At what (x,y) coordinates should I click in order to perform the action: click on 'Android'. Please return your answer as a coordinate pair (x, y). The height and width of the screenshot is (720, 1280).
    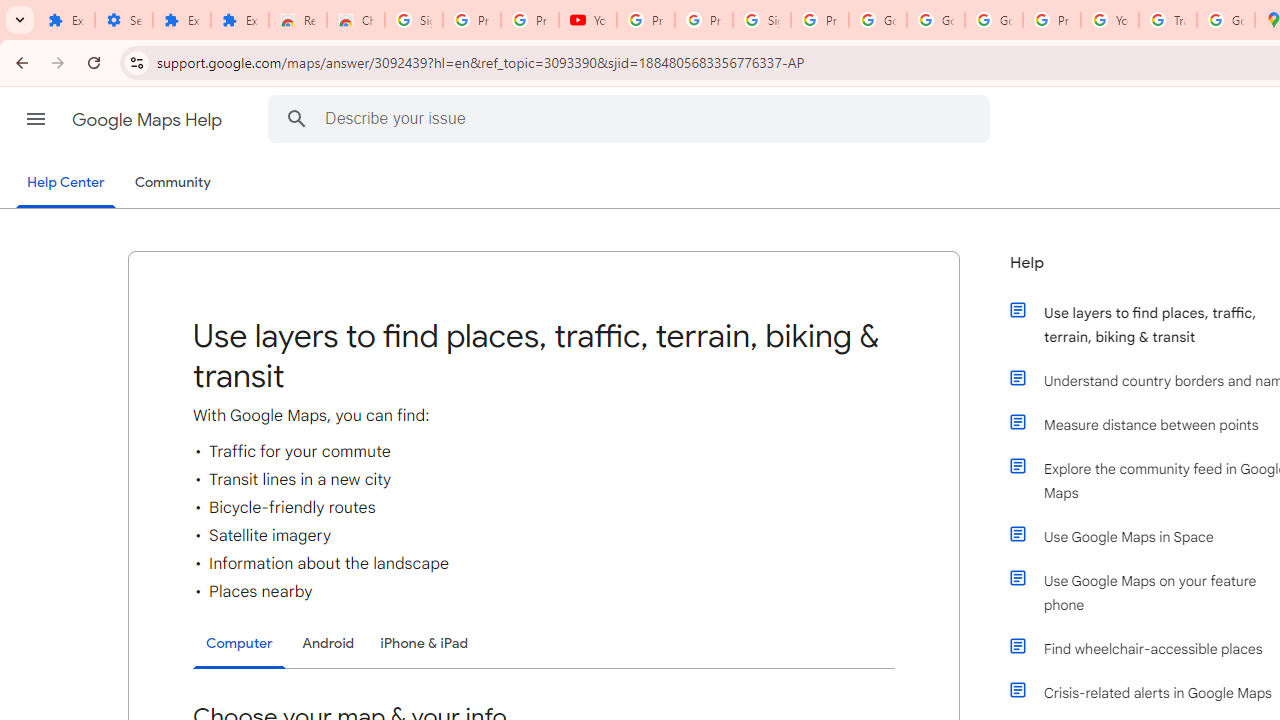
    Looking at the image, I should click on (328, 643).